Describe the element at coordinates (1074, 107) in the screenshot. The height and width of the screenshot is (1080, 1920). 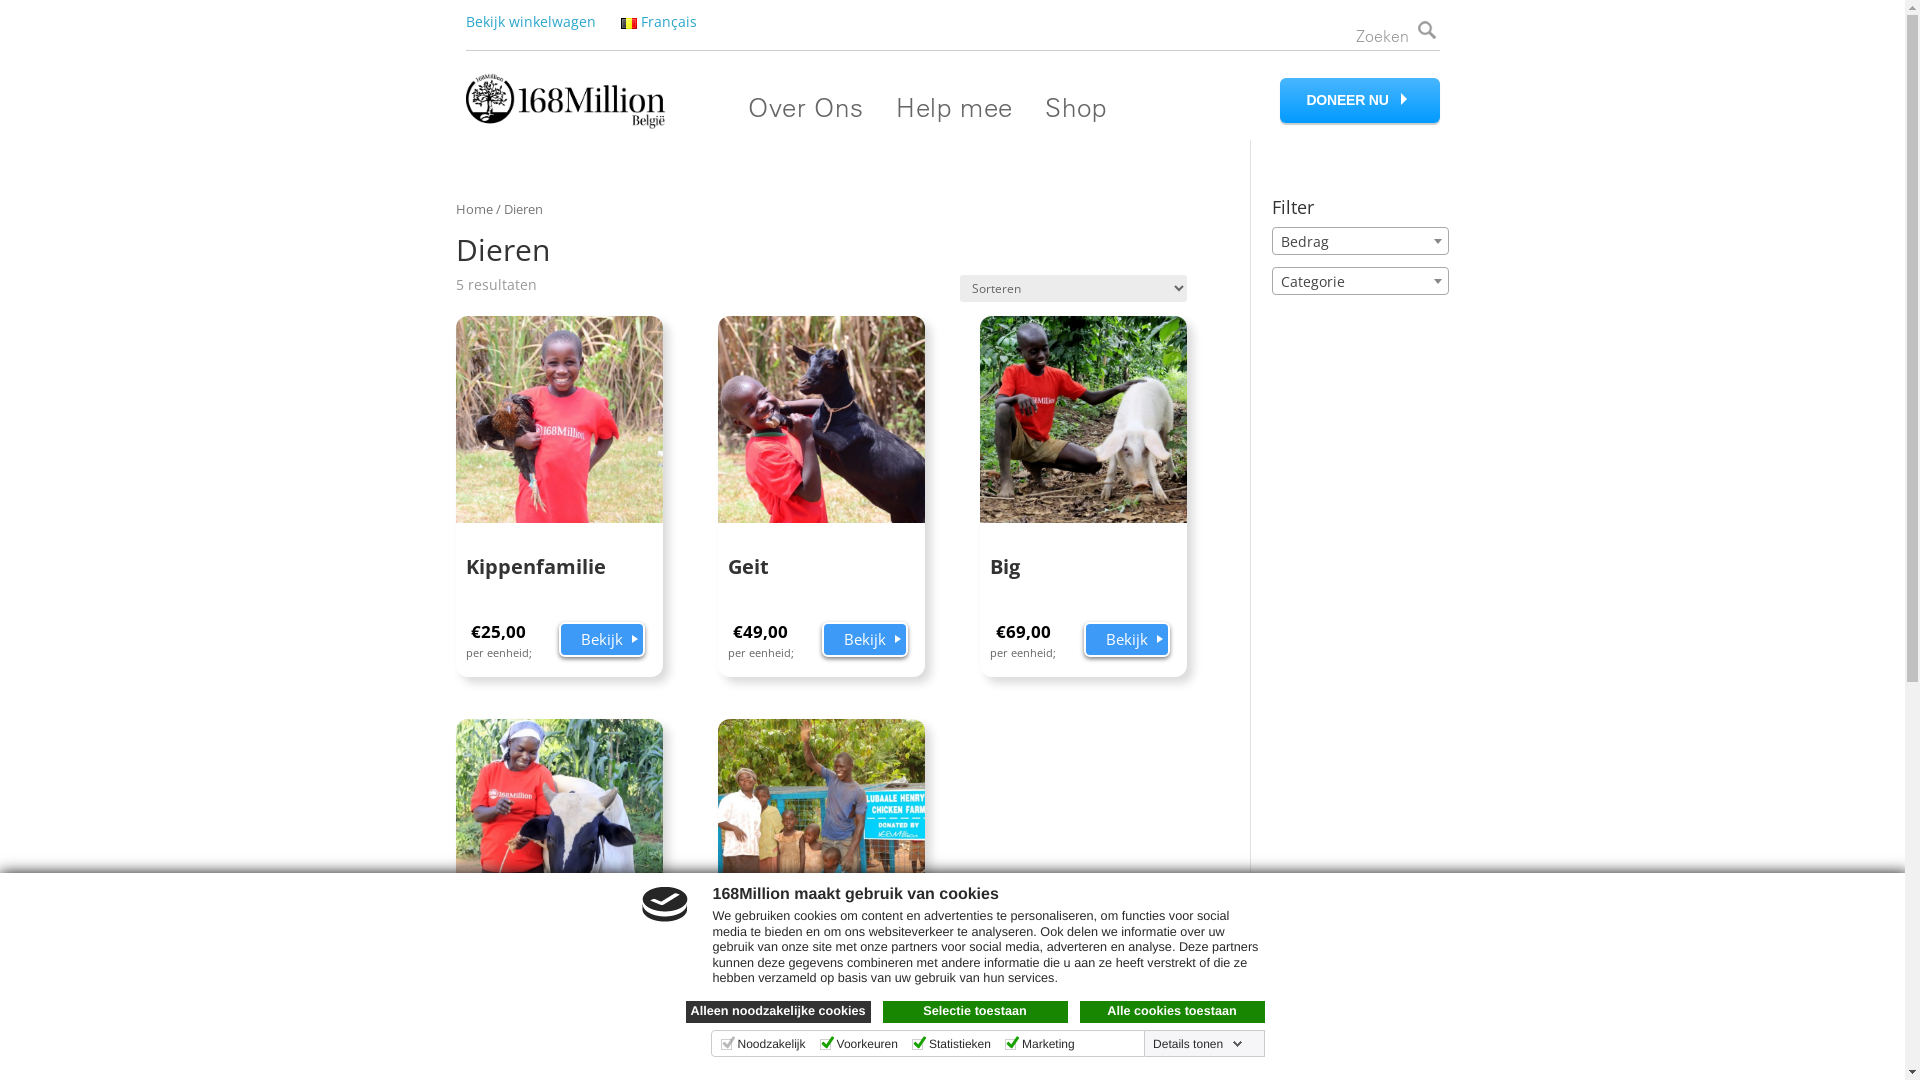
I see `'Shop'` at that location.